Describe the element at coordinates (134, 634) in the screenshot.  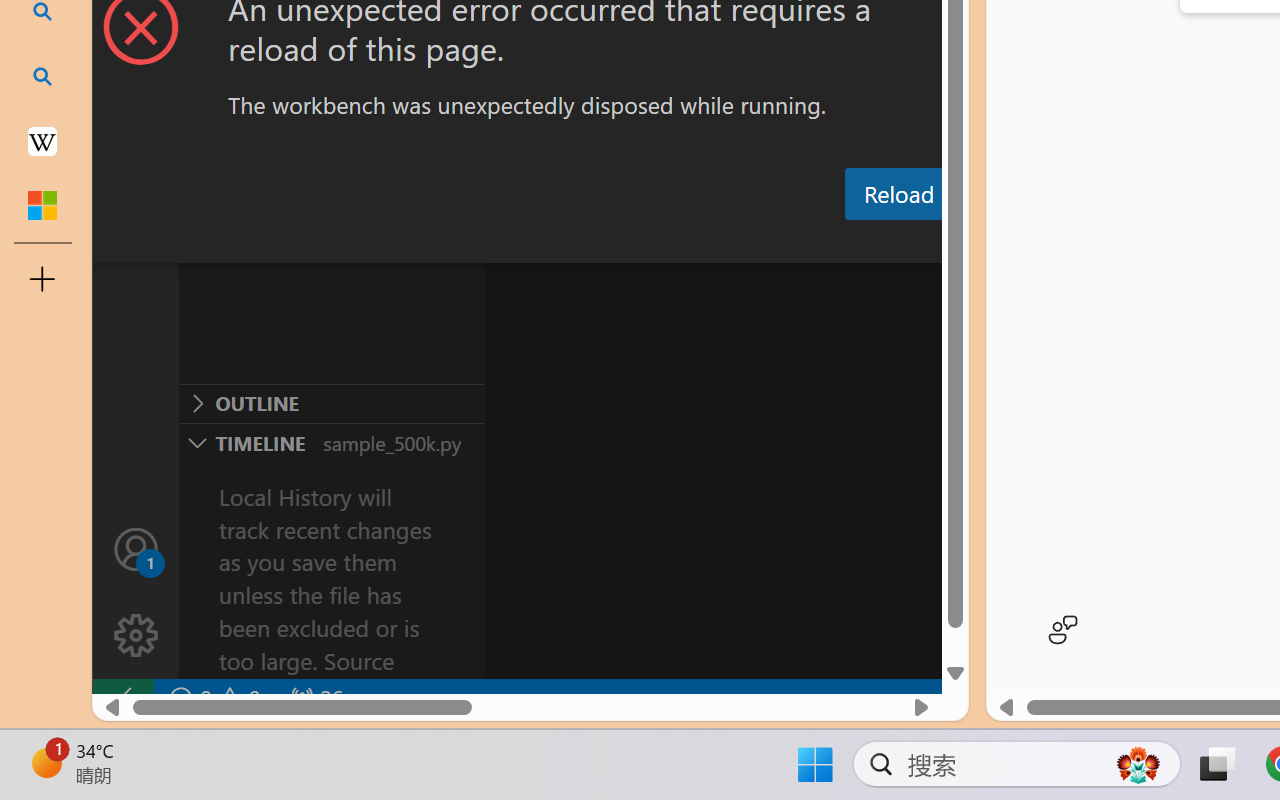
I see `'Manage'` at that location.